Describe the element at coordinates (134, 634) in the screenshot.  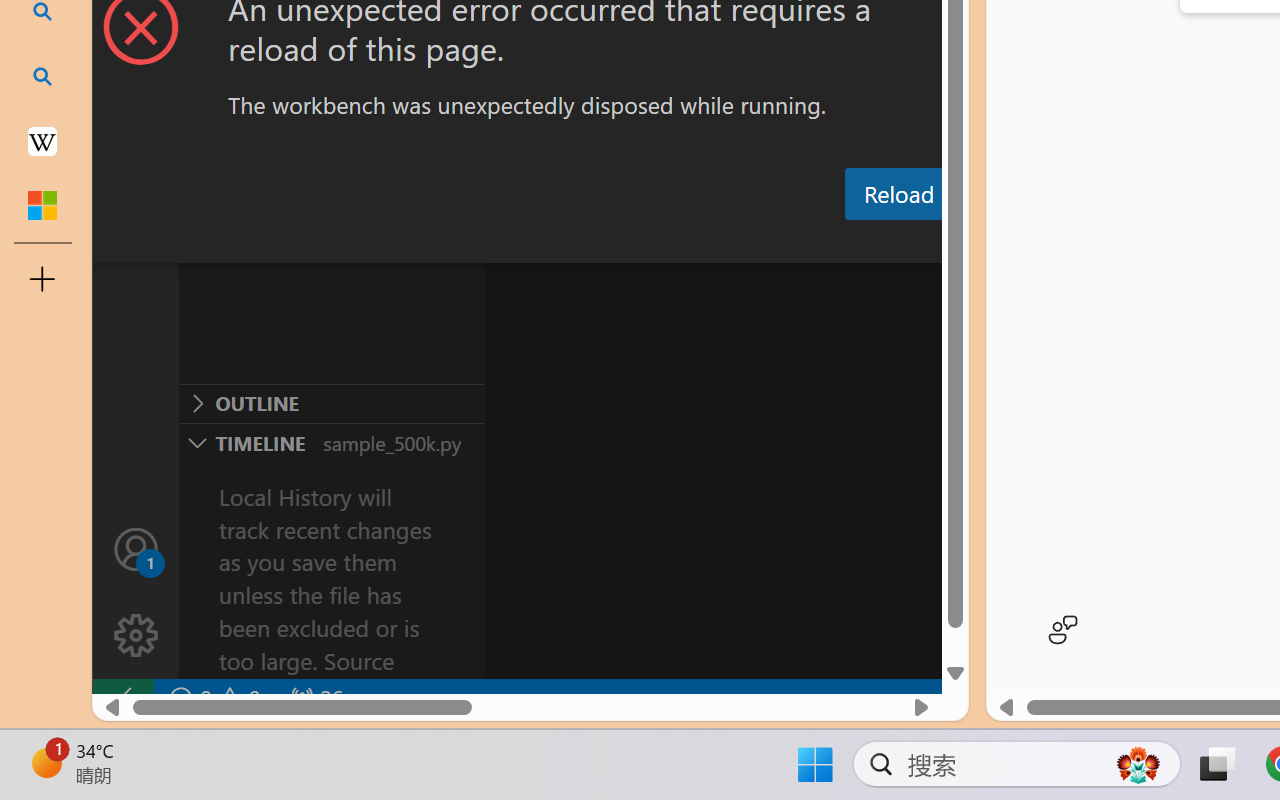
I see `'Manage'` at that location.